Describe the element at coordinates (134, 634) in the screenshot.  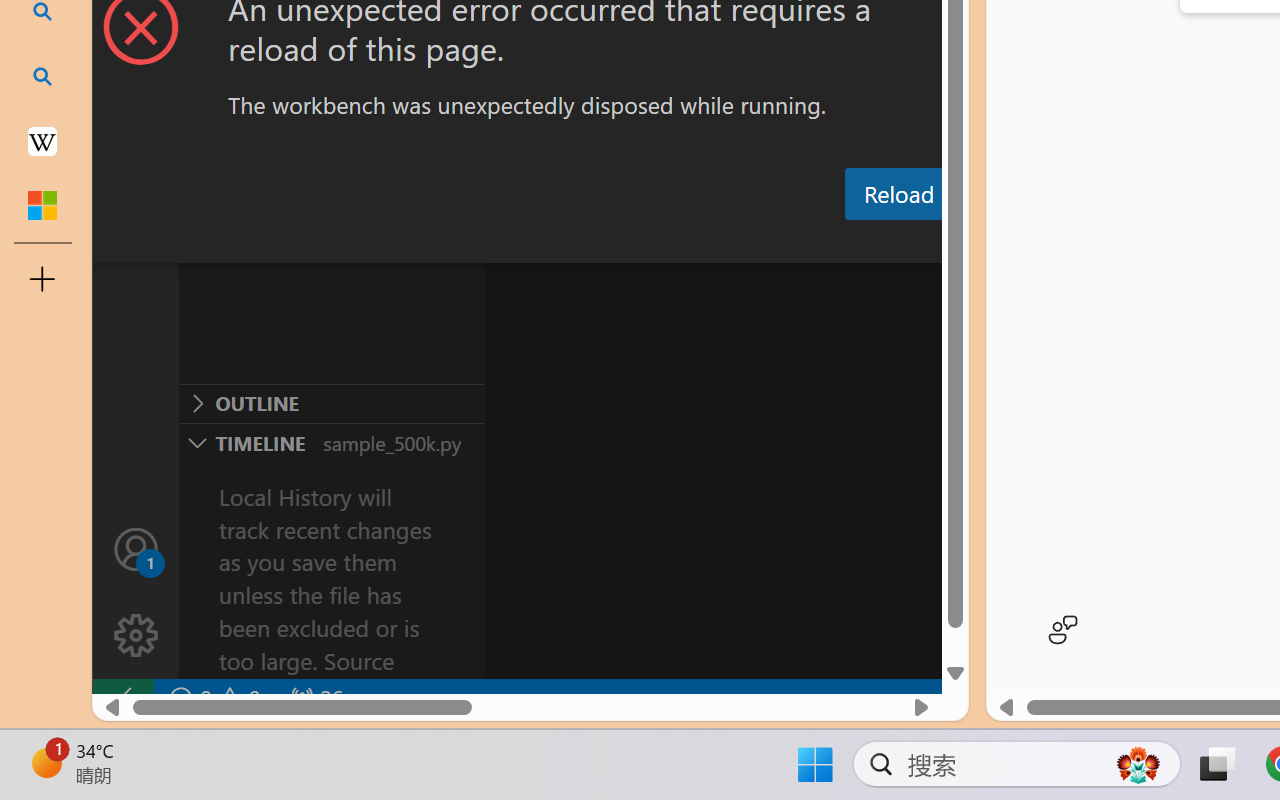
I see `'Manage'` at that location.